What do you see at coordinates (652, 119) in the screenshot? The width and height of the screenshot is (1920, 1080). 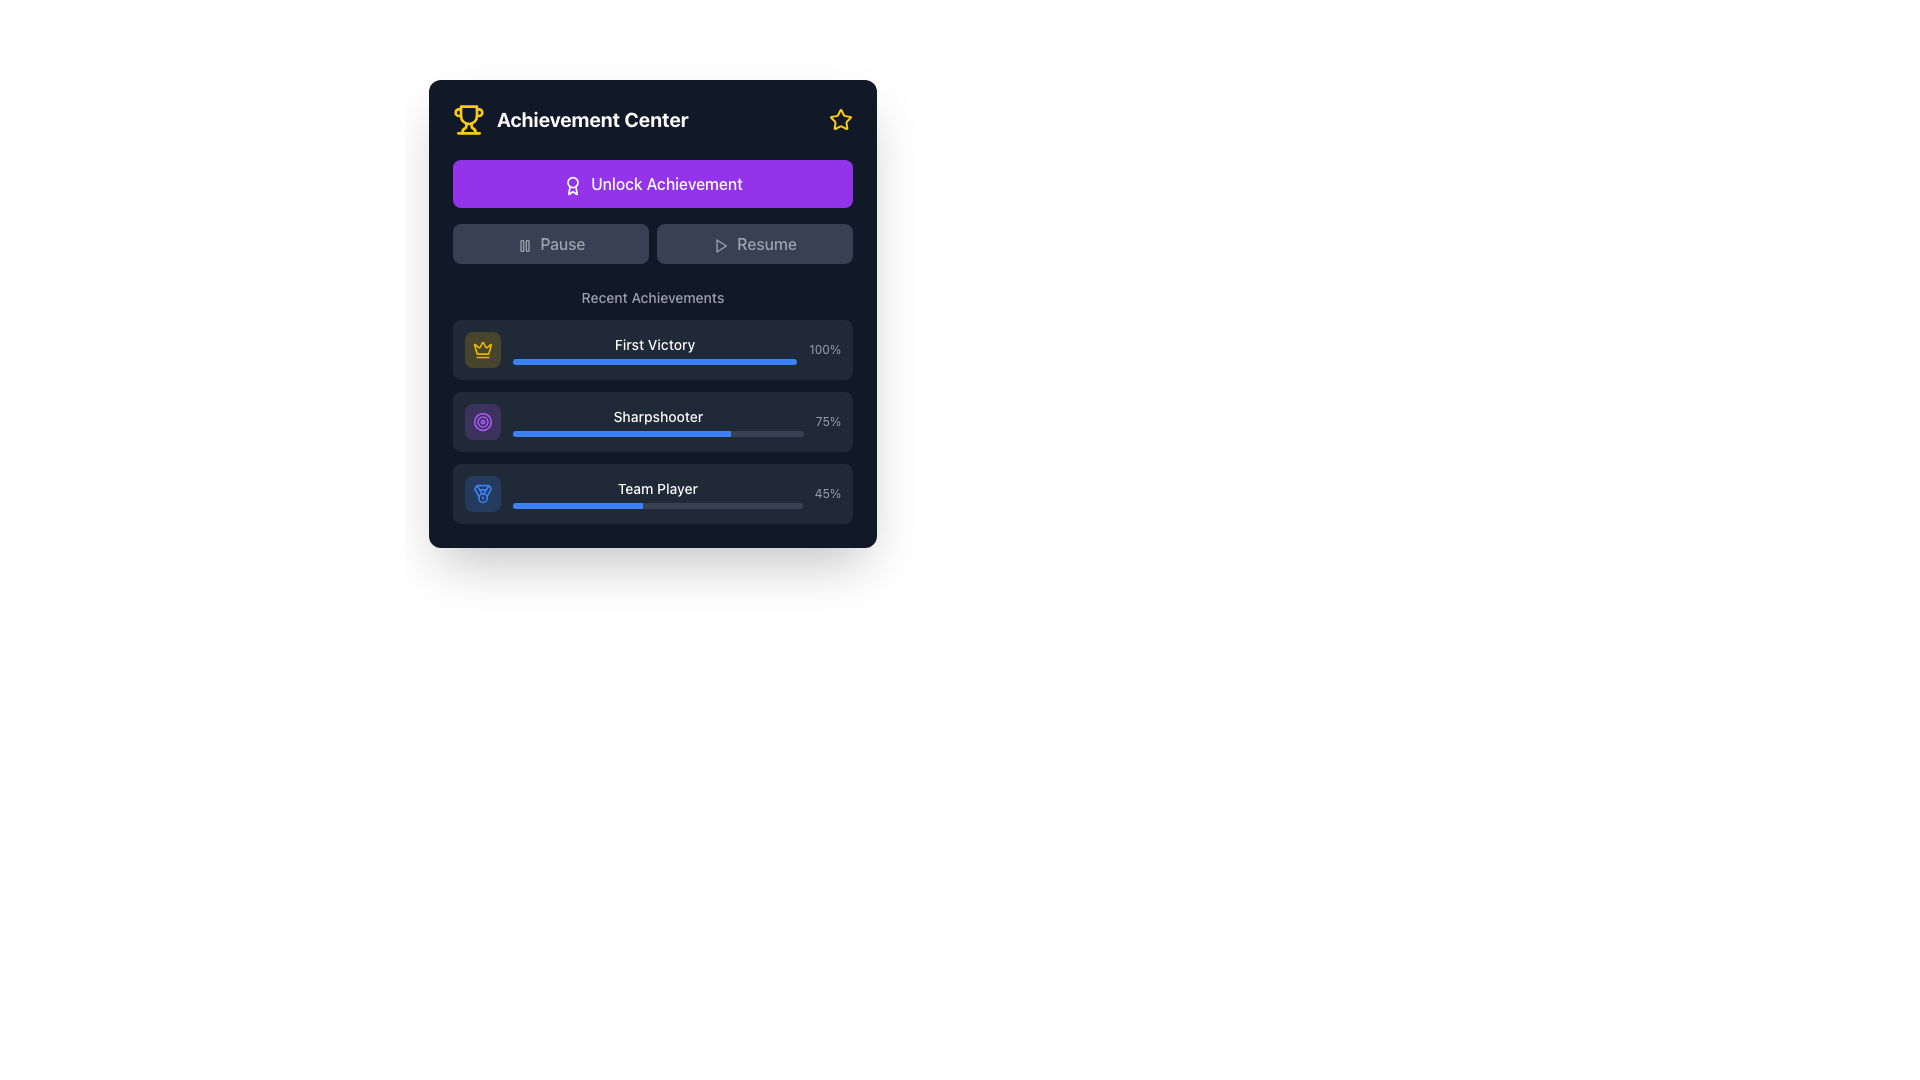 I see `the 'Achievement Center' header, which includes text and two icons (a trophy icon on the left and a star icon on the right)` at bounding box center [652, 119].